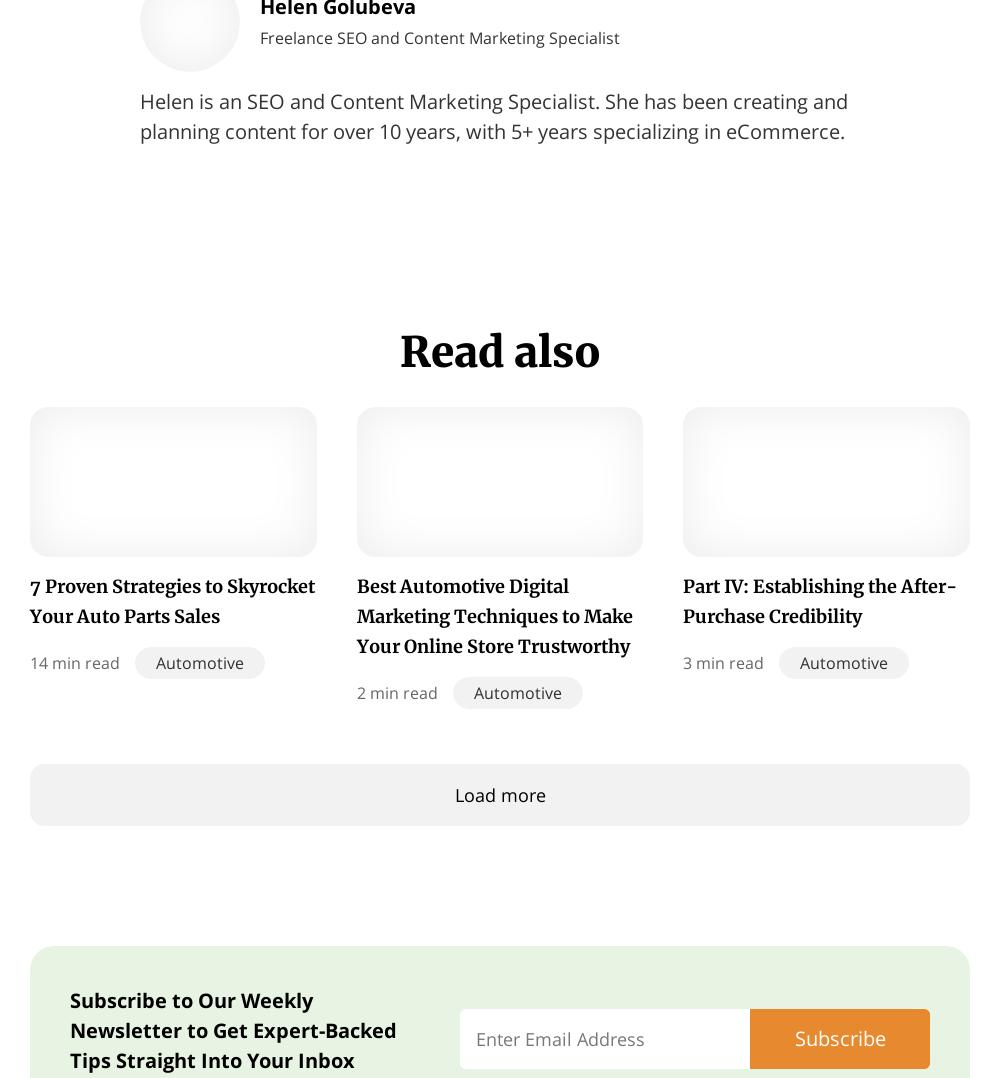  What do you see at coordinates (498, 794) in the screenshot?
I see `'Load more'` at bounding box center [498, 794].